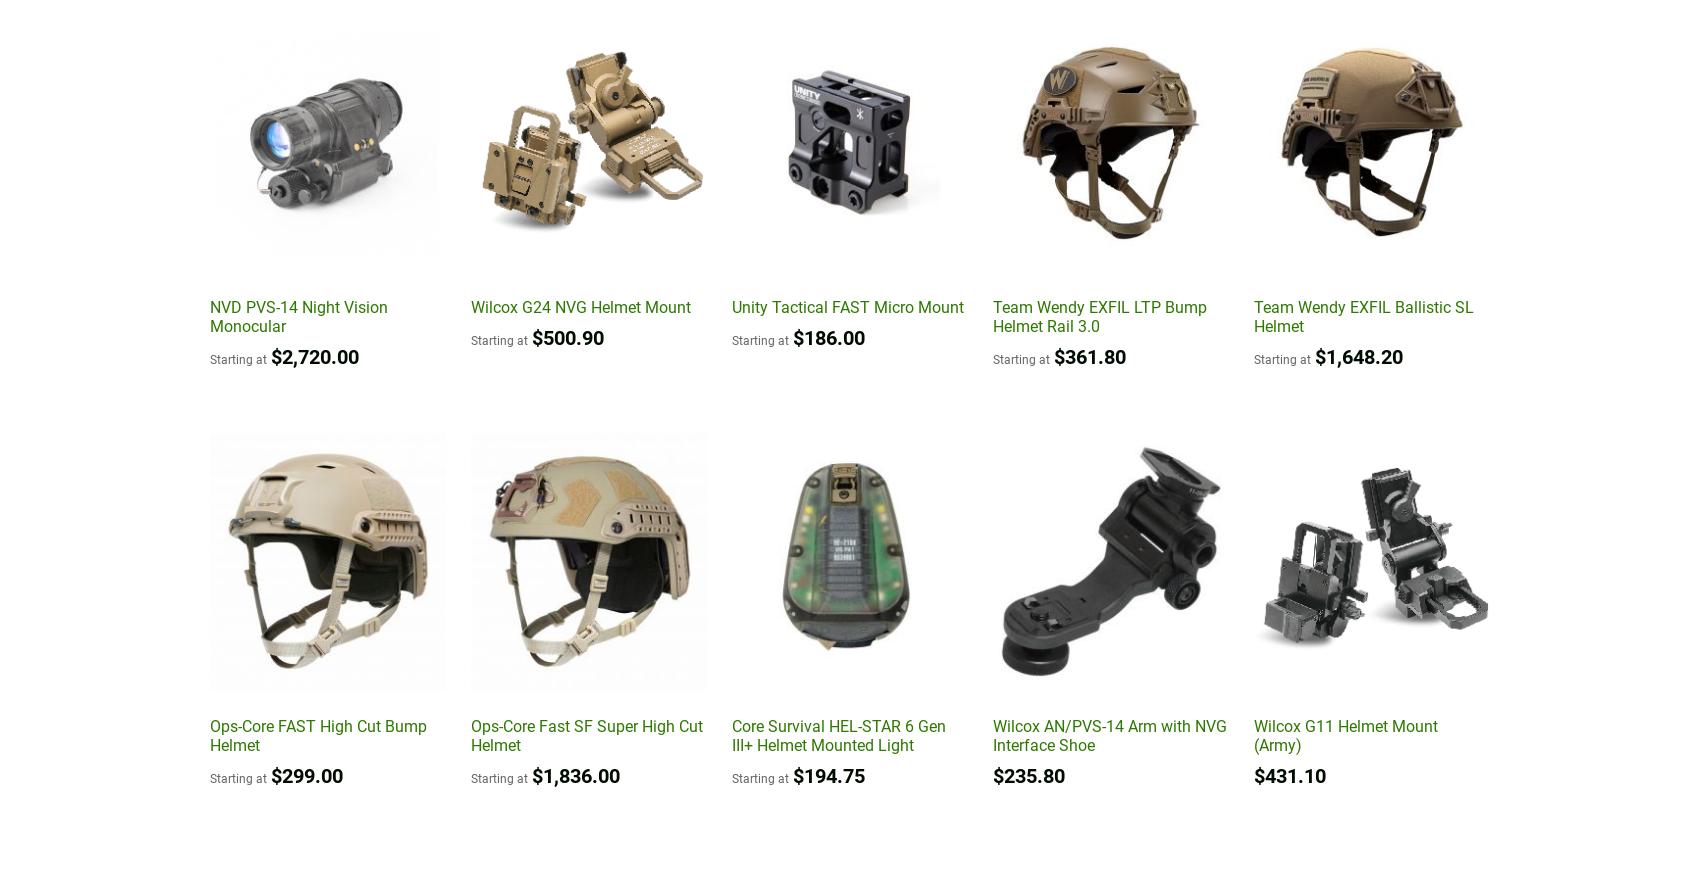 The height and width of the screenshot is (873, 1700). I want to click on '$194.75', so click(827, 775).